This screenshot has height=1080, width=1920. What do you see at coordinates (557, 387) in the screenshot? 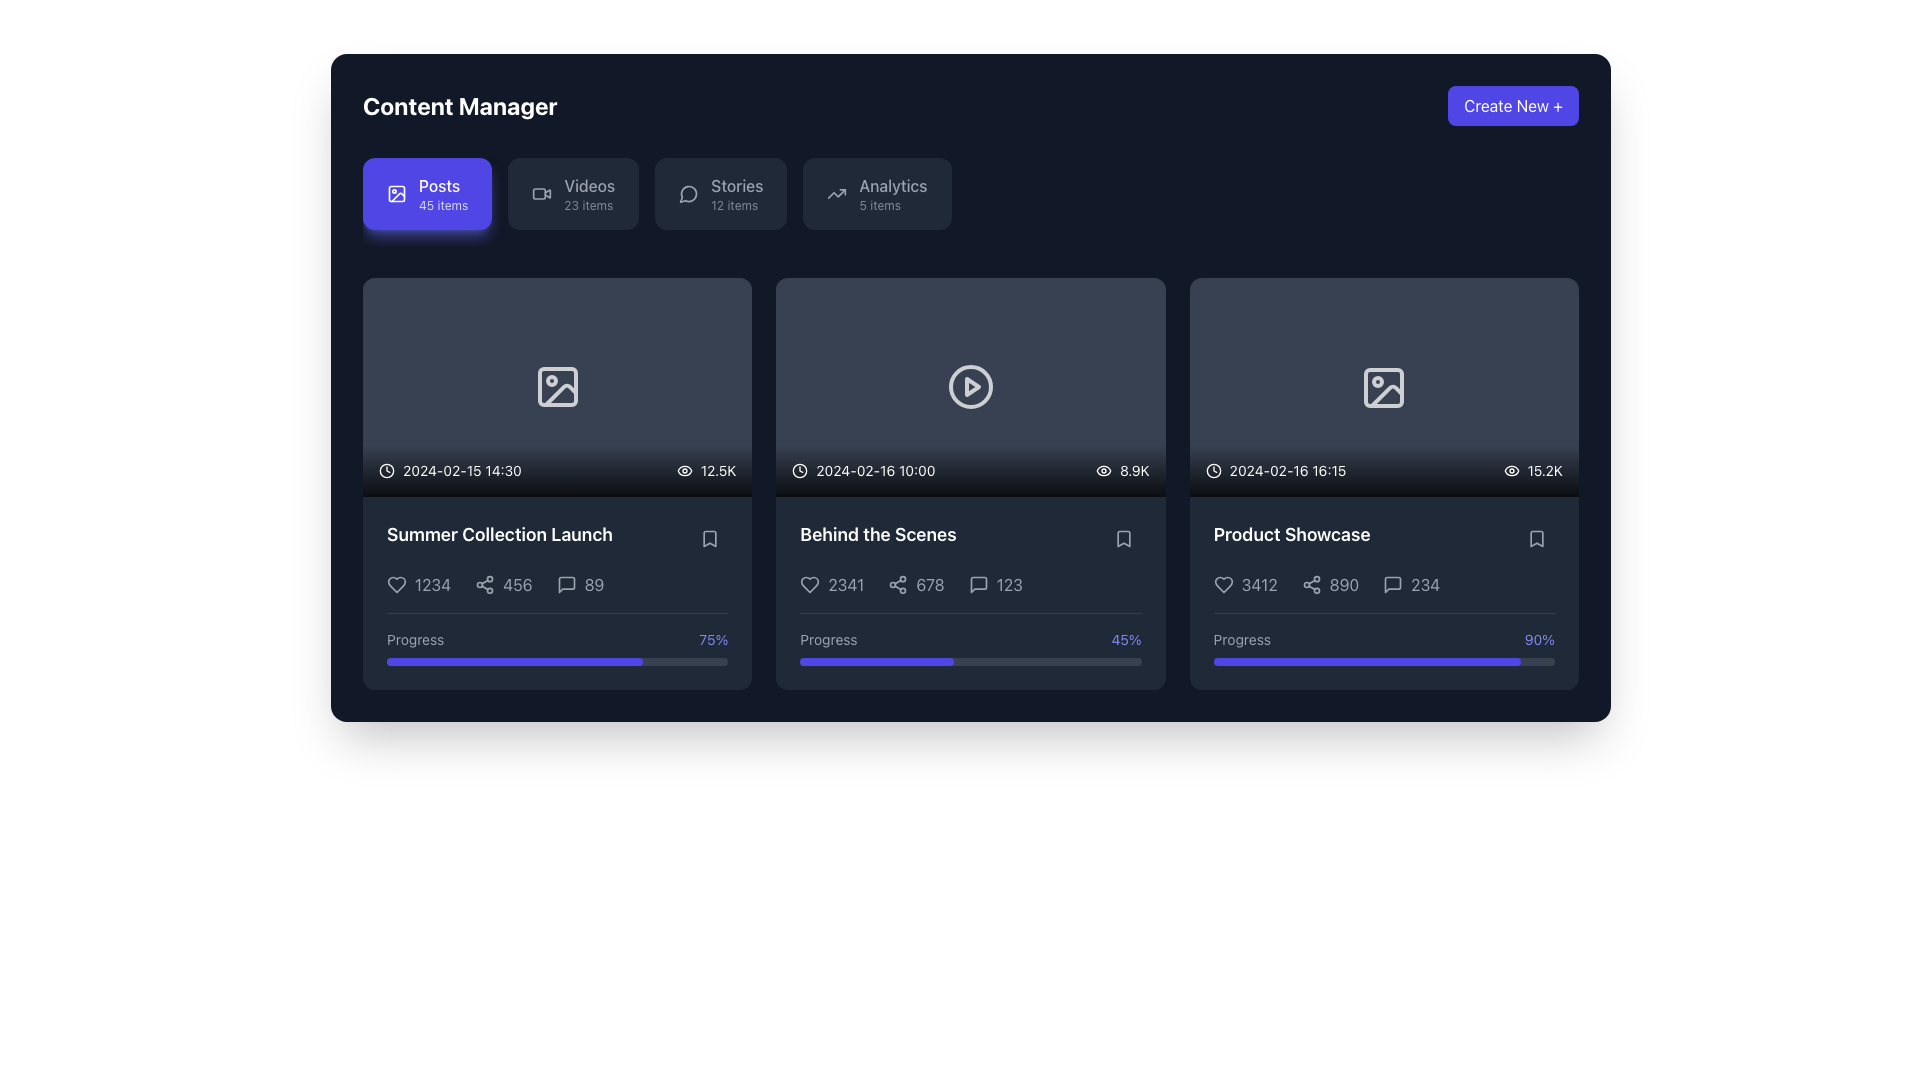
I see `the Image Placeholder Icon located in the top-left quadrant of the middle card in the 'Content Manager' interface, which features a square frame with rounded corners, a circular dot in the top-left, and a mountain-shaped pattern inside` at bounding box center [557, 387].